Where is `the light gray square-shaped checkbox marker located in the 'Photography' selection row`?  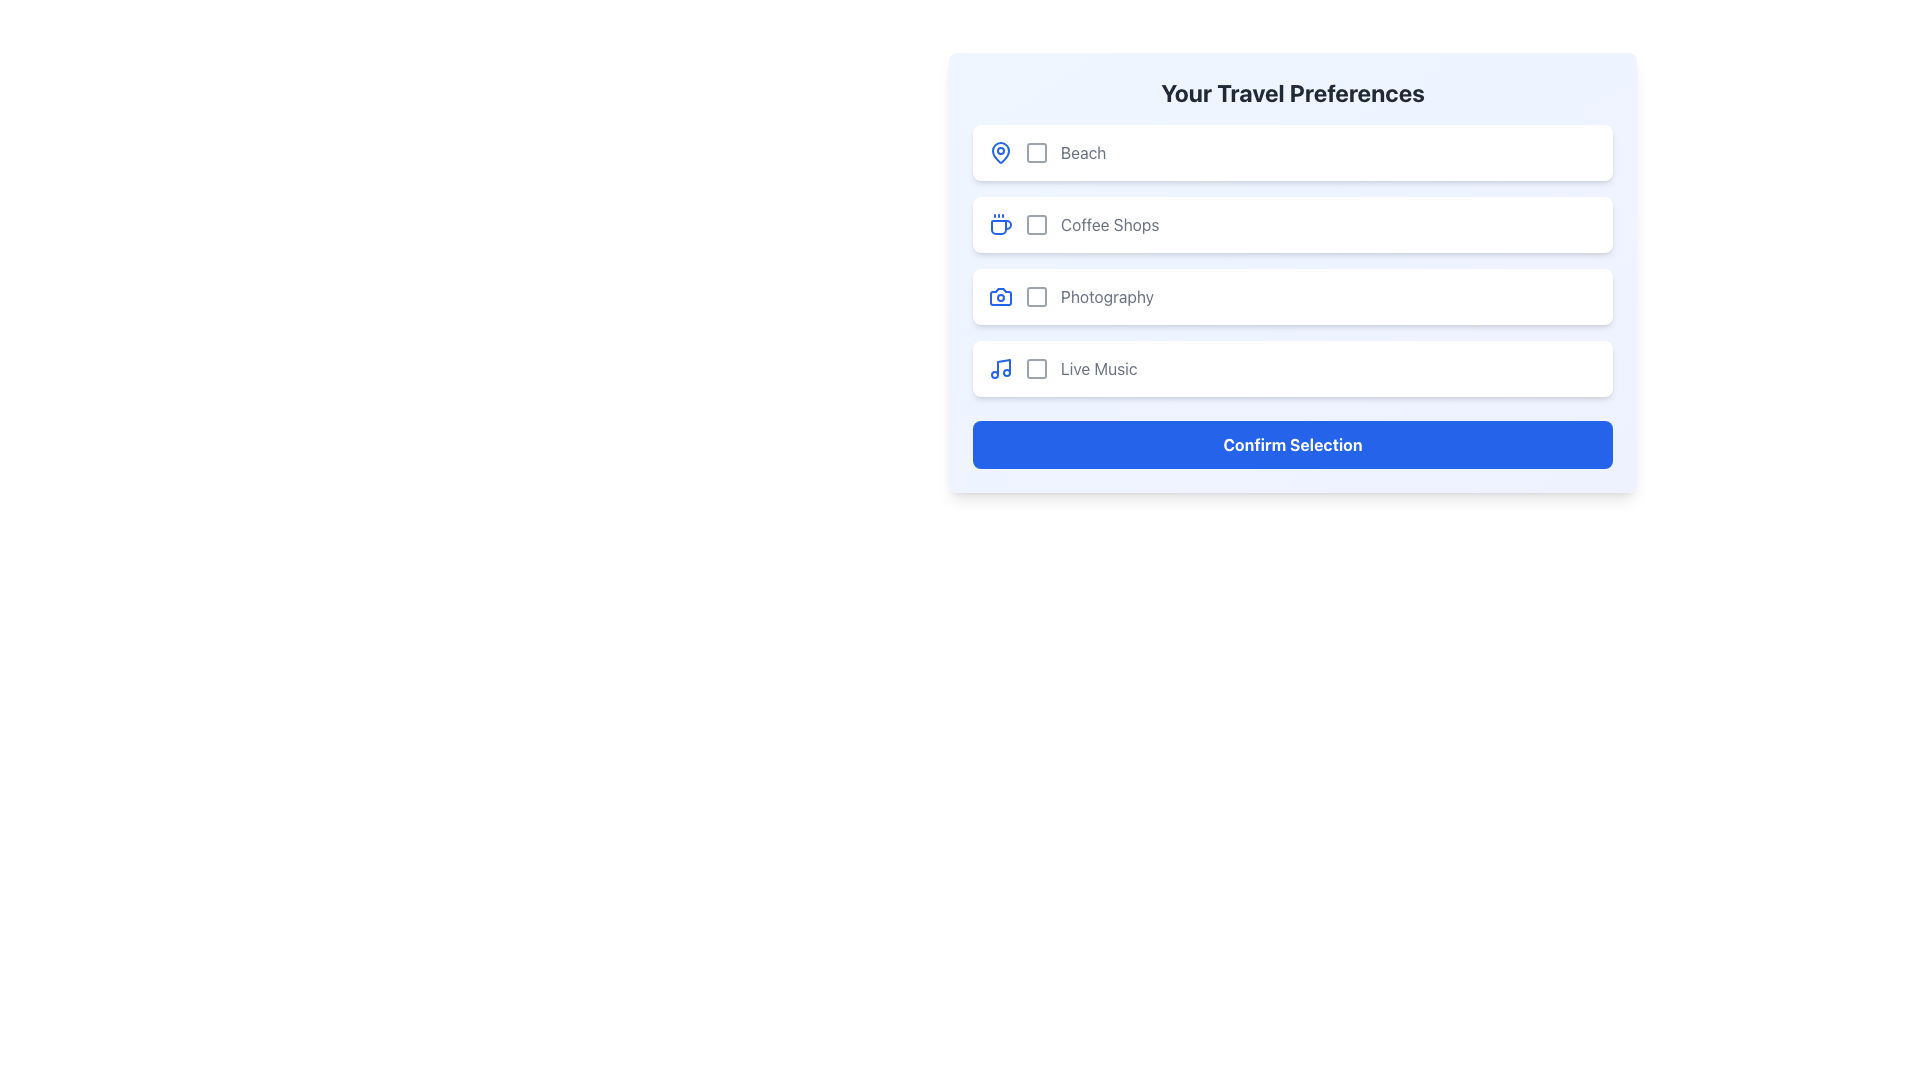 the light gray square-shaped checkbox marker located in the 'Photography' selection row is located at coordinates (1036, 297).